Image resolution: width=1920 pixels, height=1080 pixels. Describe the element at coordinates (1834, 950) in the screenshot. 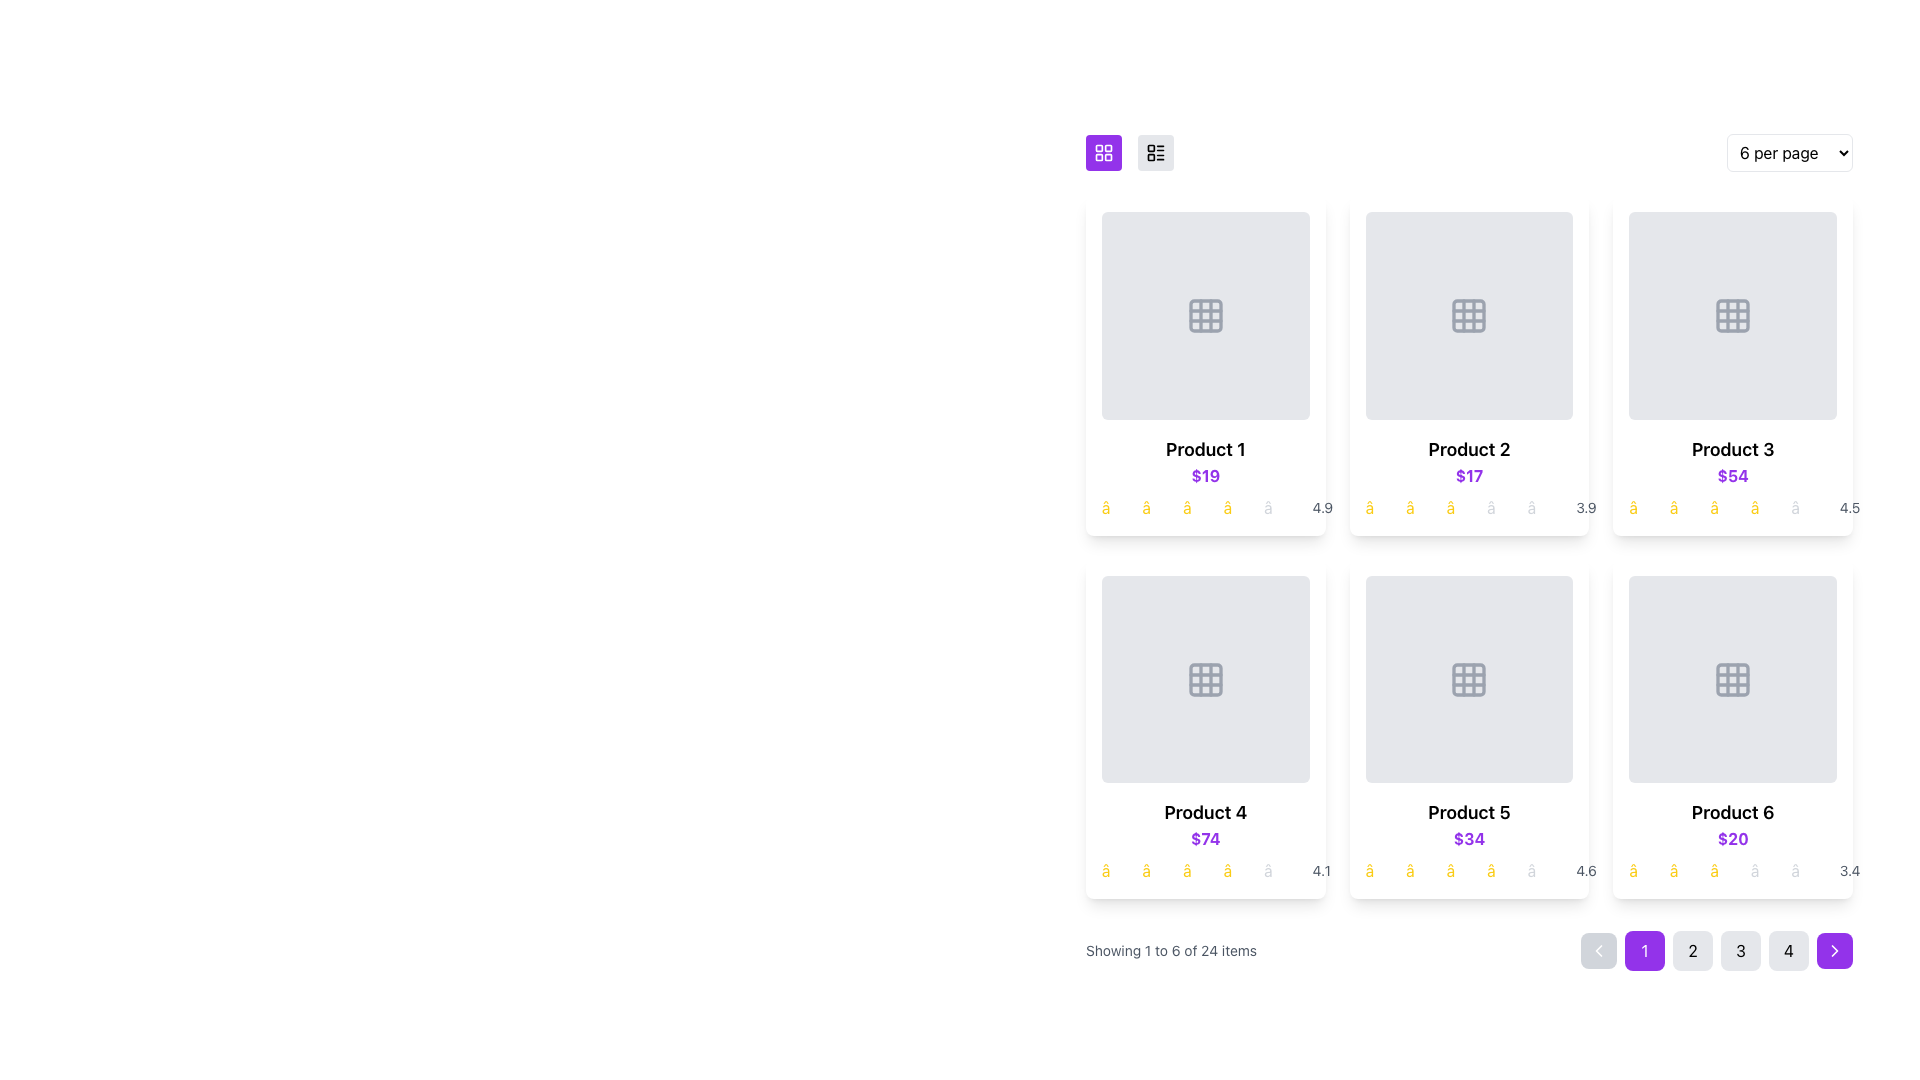

I see `the button with chevron icon located at the bottom-right corner of the interface` at that location.